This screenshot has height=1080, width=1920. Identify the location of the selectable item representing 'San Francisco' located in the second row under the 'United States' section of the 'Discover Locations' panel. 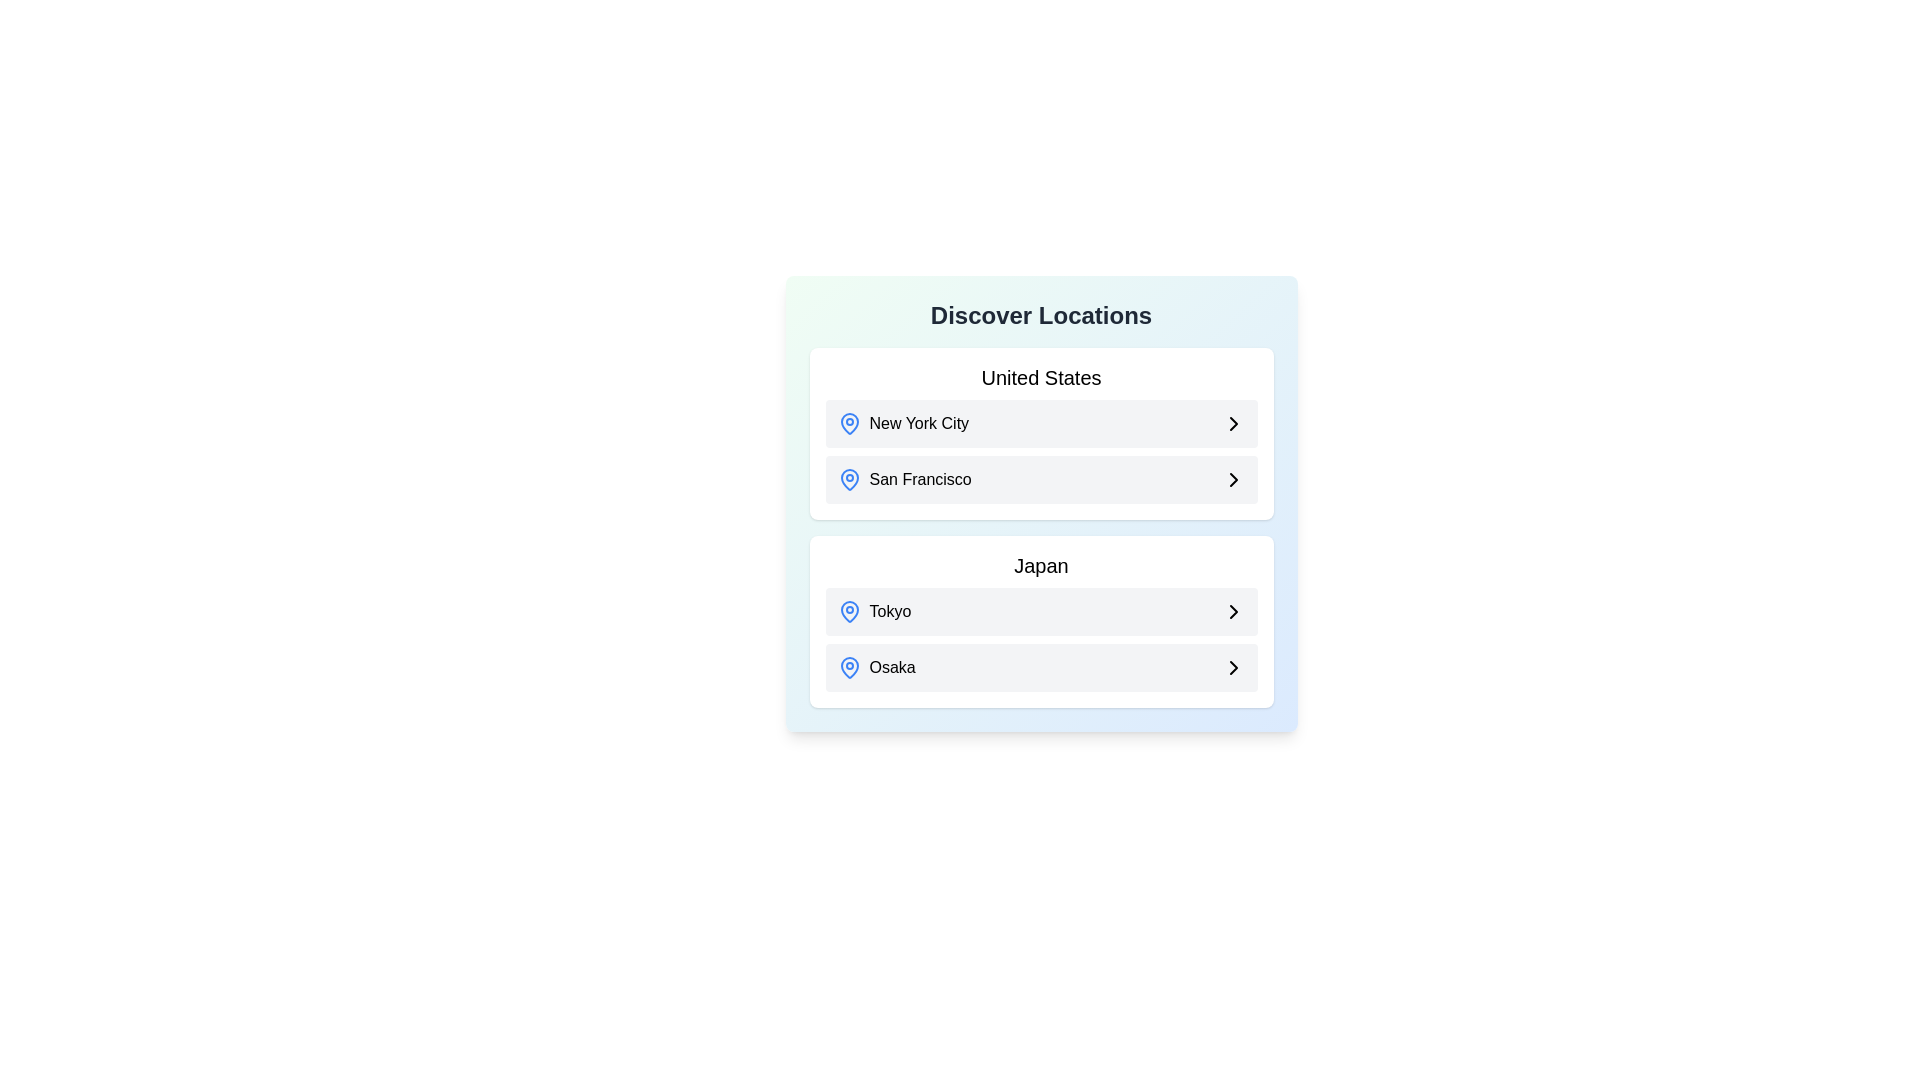
(902, 479).